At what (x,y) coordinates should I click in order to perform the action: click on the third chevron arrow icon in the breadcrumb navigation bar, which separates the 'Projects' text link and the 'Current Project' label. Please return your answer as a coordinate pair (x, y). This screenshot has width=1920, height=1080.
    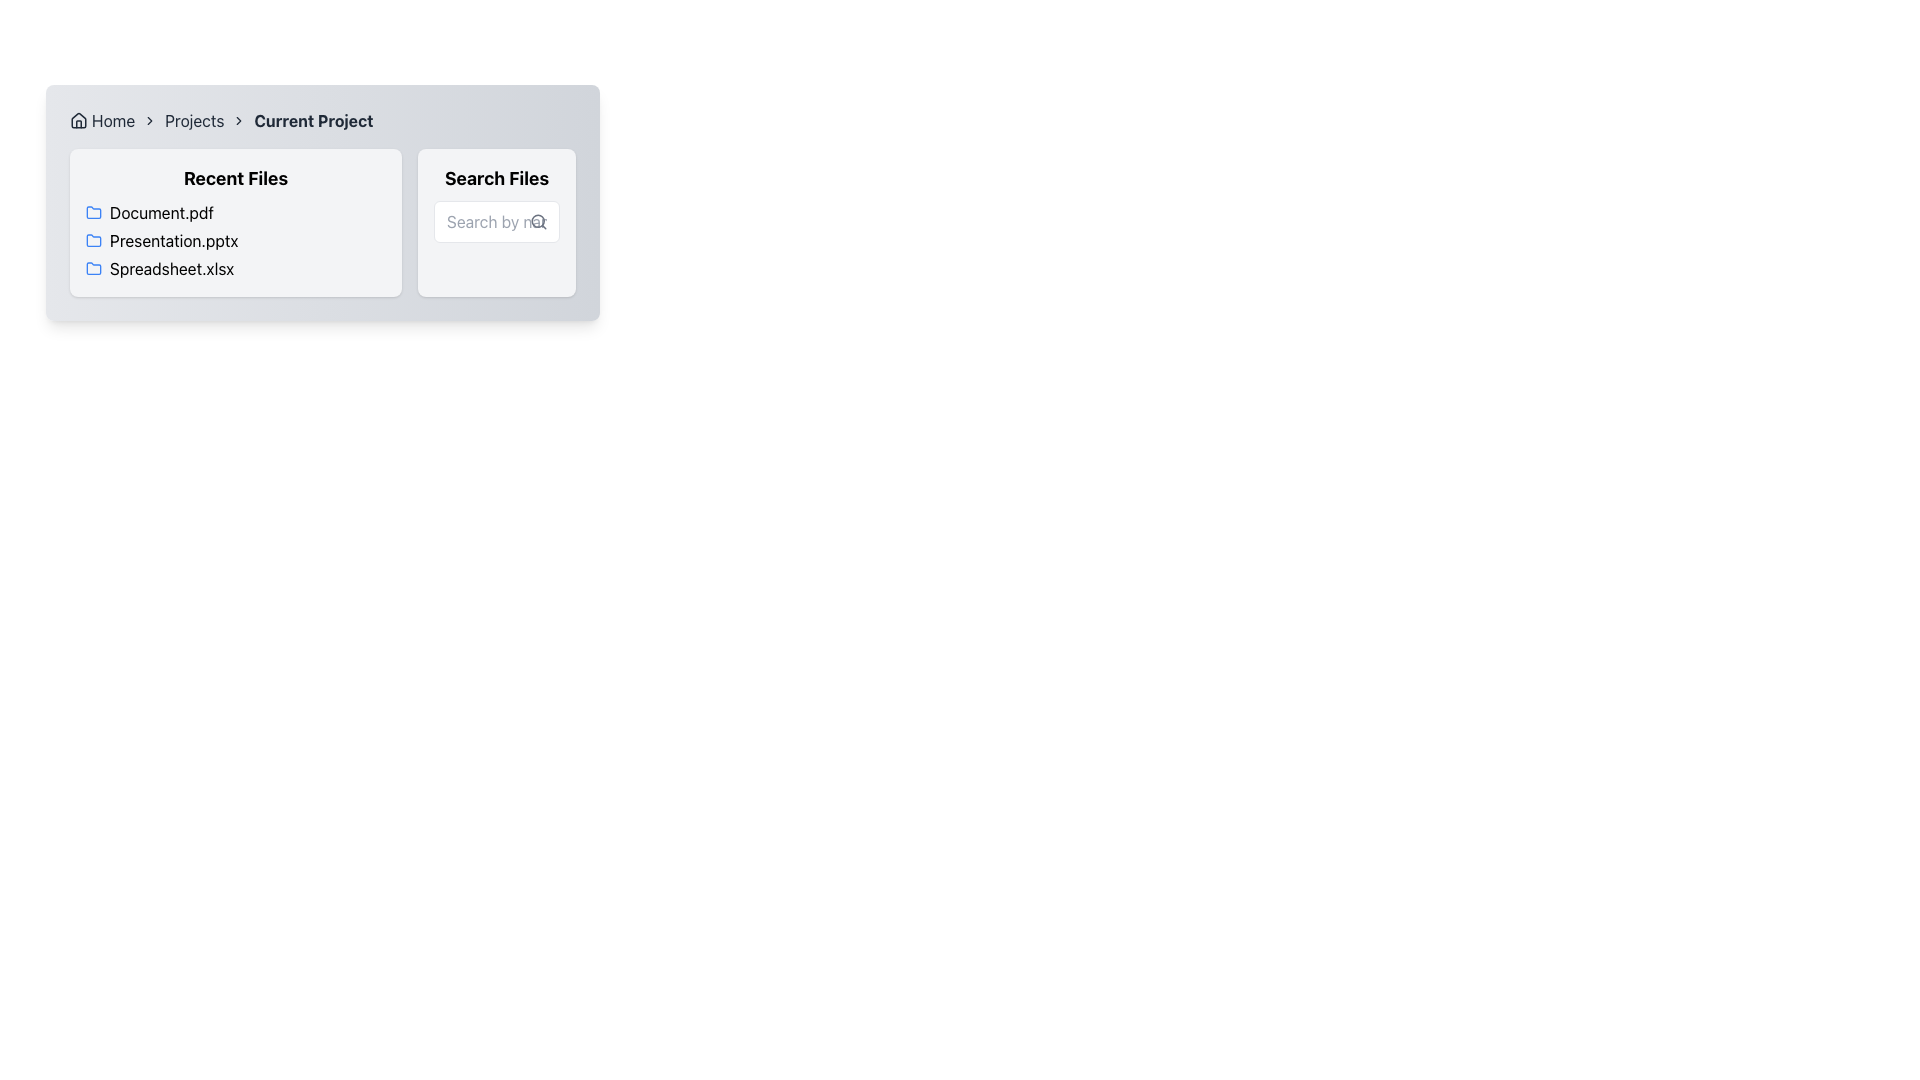
    Looking at the image, I should click on (239, 120).